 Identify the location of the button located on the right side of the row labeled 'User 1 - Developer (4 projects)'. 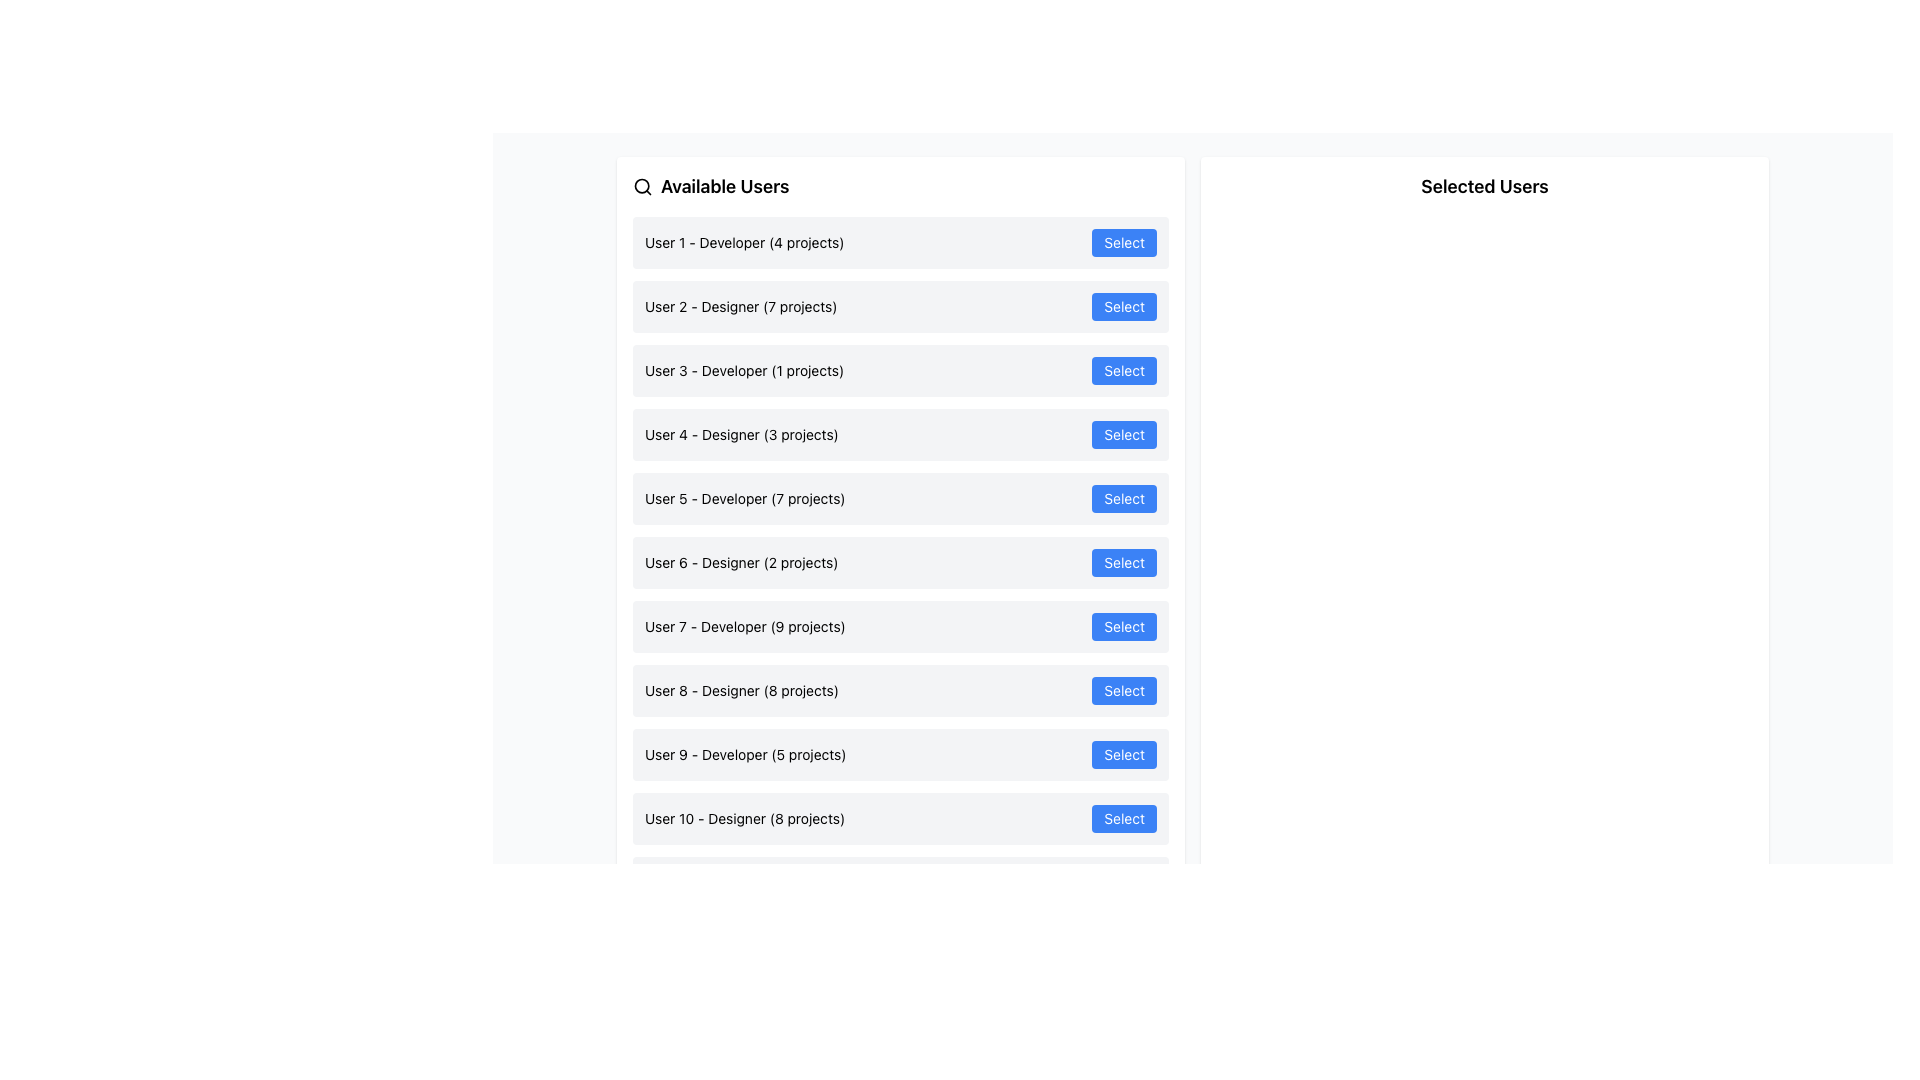
(1124, 242).